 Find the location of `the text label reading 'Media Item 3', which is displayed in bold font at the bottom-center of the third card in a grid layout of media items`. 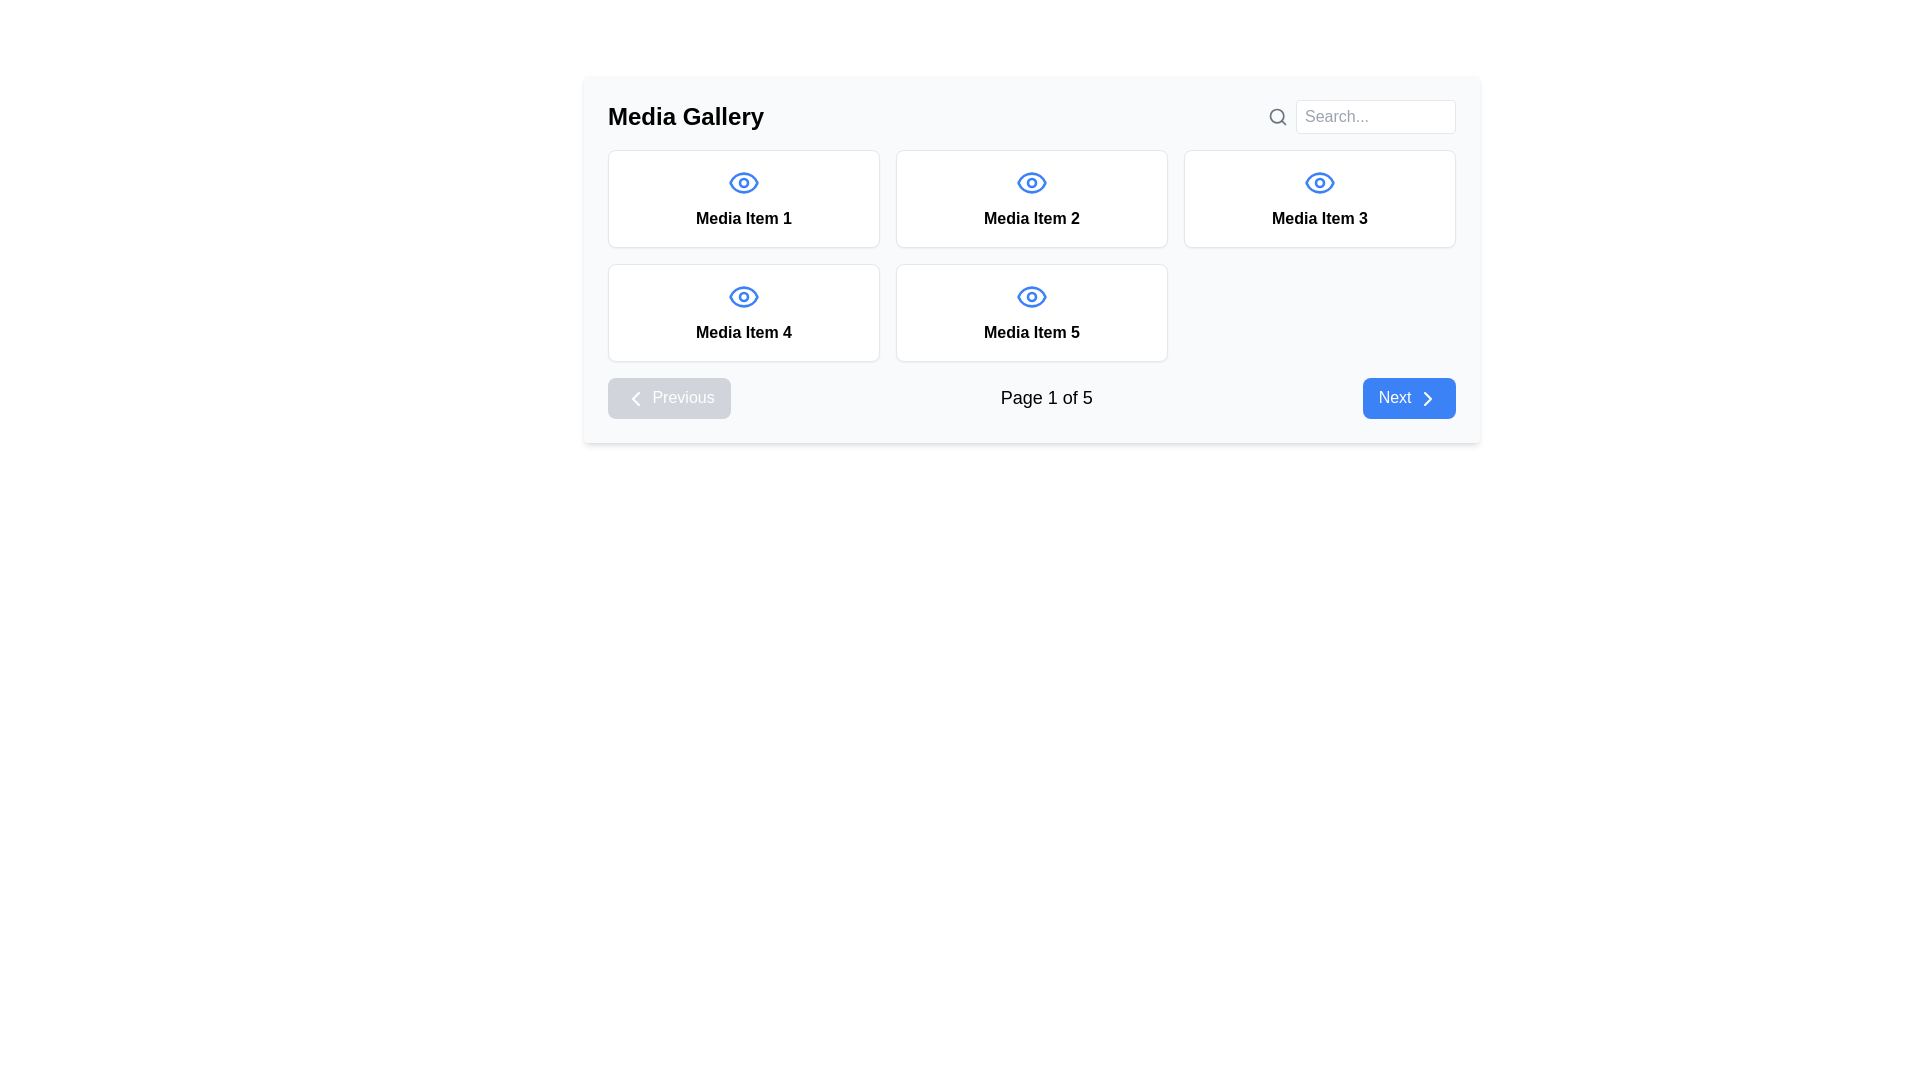

the text label reading 'Media Item 3', which is displayed in bold font at the bottom-center of the third card in a grid layout of media items is located at coordinates (1320, 219).